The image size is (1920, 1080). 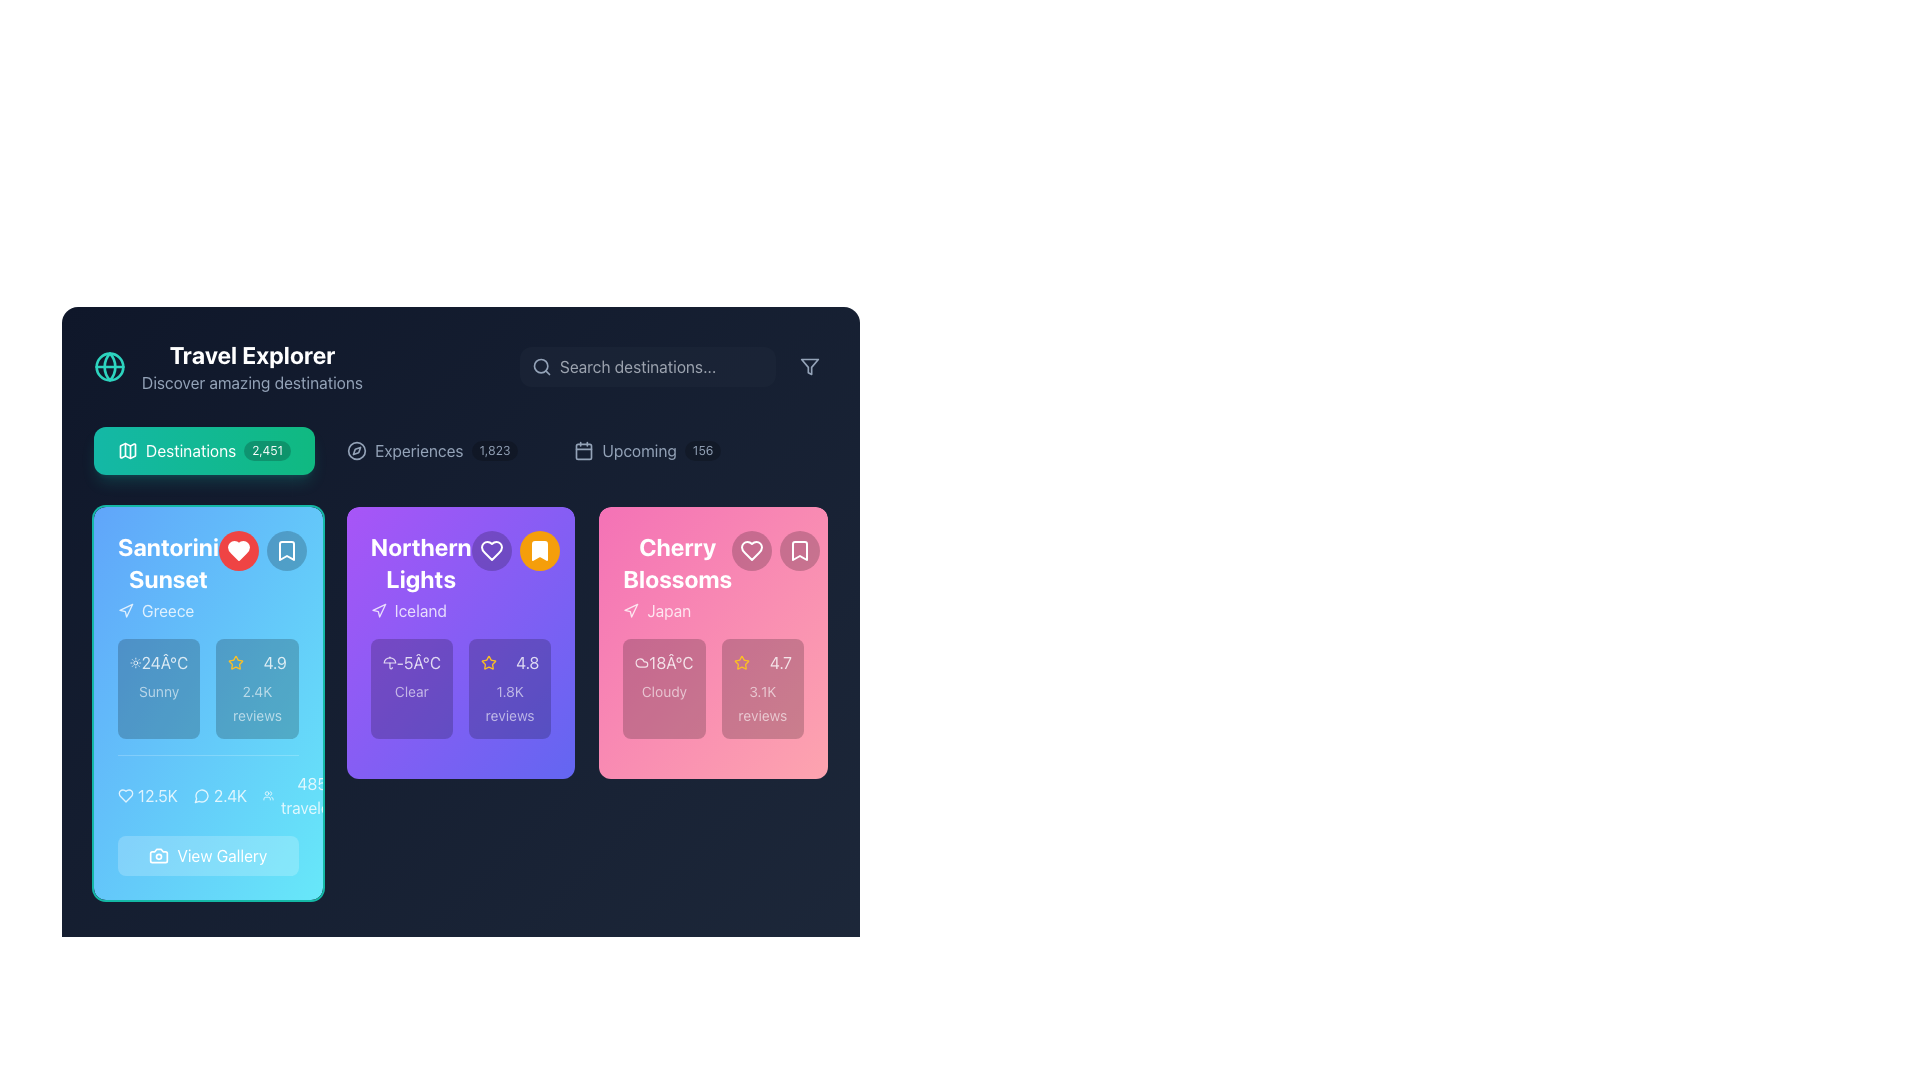 I want to click on numerical rating displayed on the Text Label located to the right of the gold-colored star icon in the blue card titled 'Santorini Sunset', so click(x=274, y=663).